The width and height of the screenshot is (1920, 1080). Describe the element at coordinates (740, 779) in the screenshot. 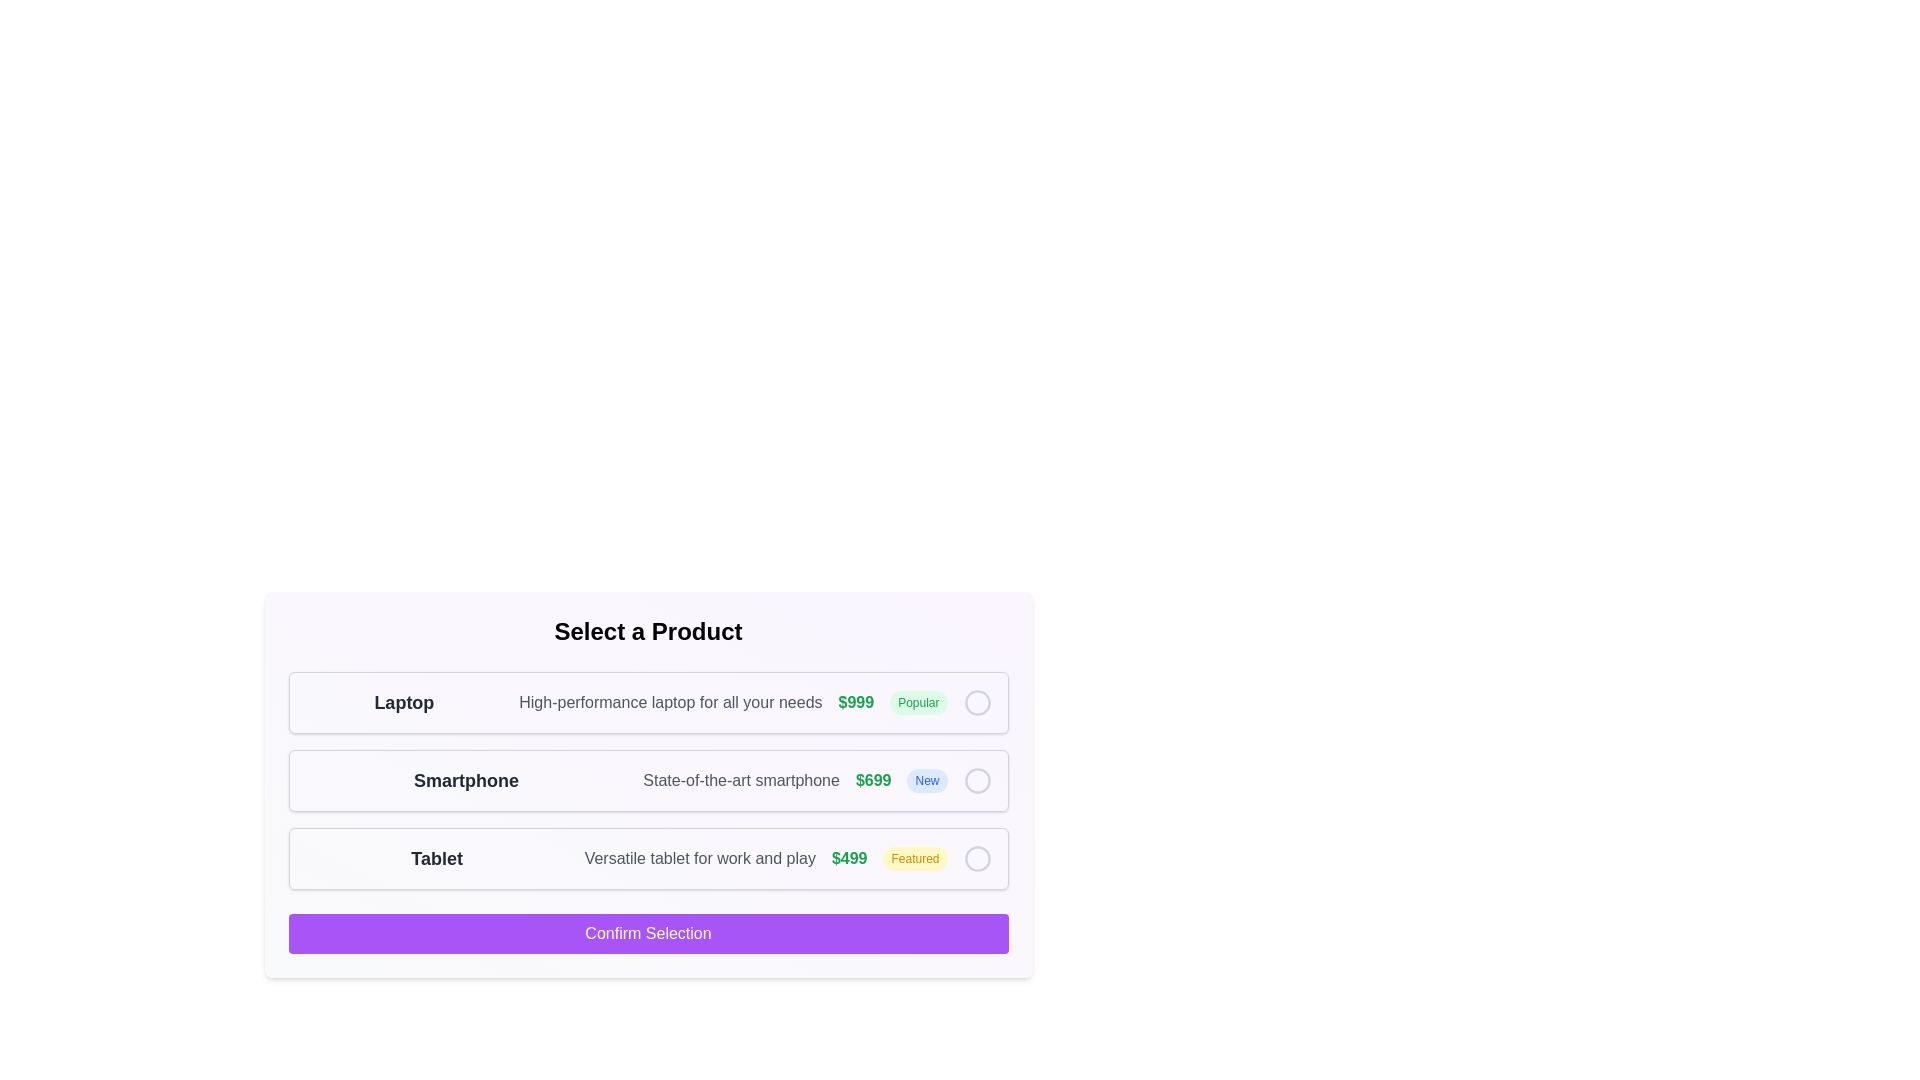

I see `the text label that provides additional descriptive information about the 'Smartphone' option, located beneath the title 'Smartphone' and to the left of the price label '$699'` at that location.